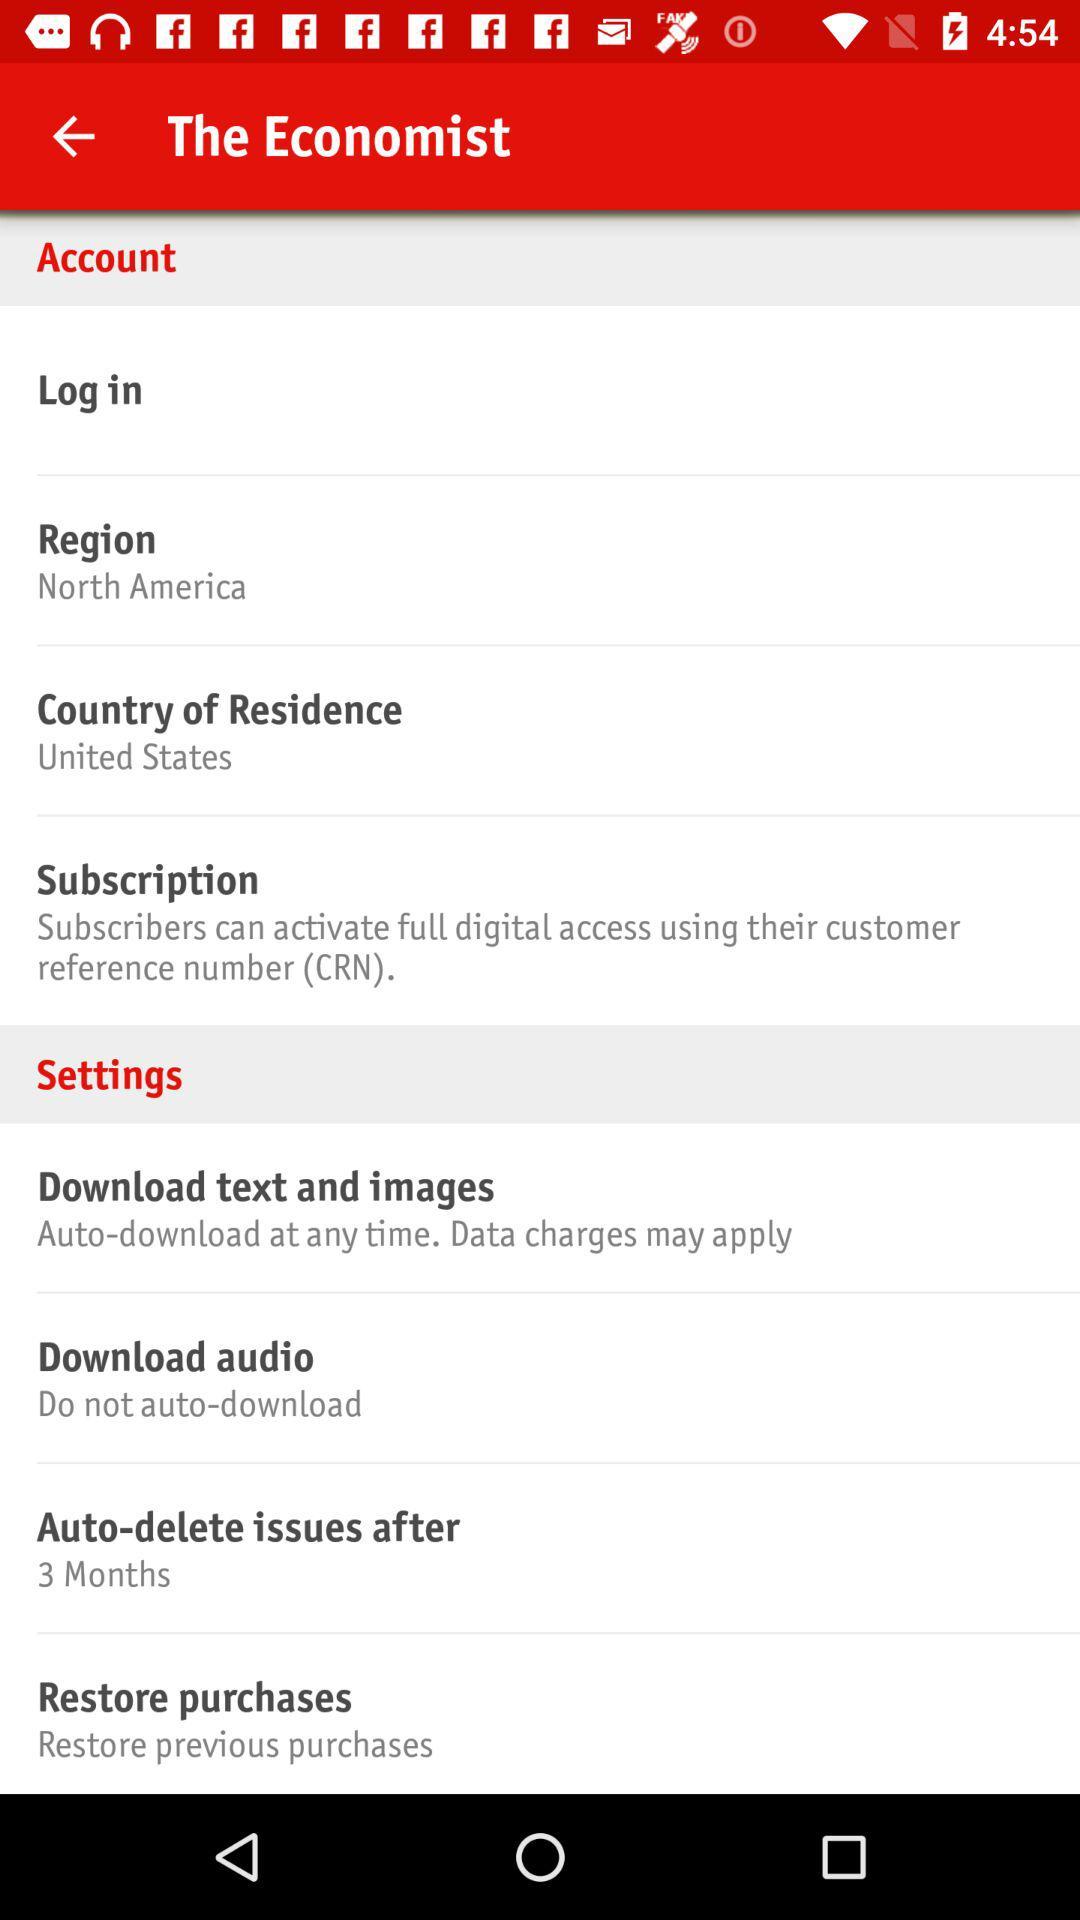 This screenshot has height=1920, width=1080. Describe the element at coordinates (72, 135) in the screenshot. I see `item above the account icon` at that location.